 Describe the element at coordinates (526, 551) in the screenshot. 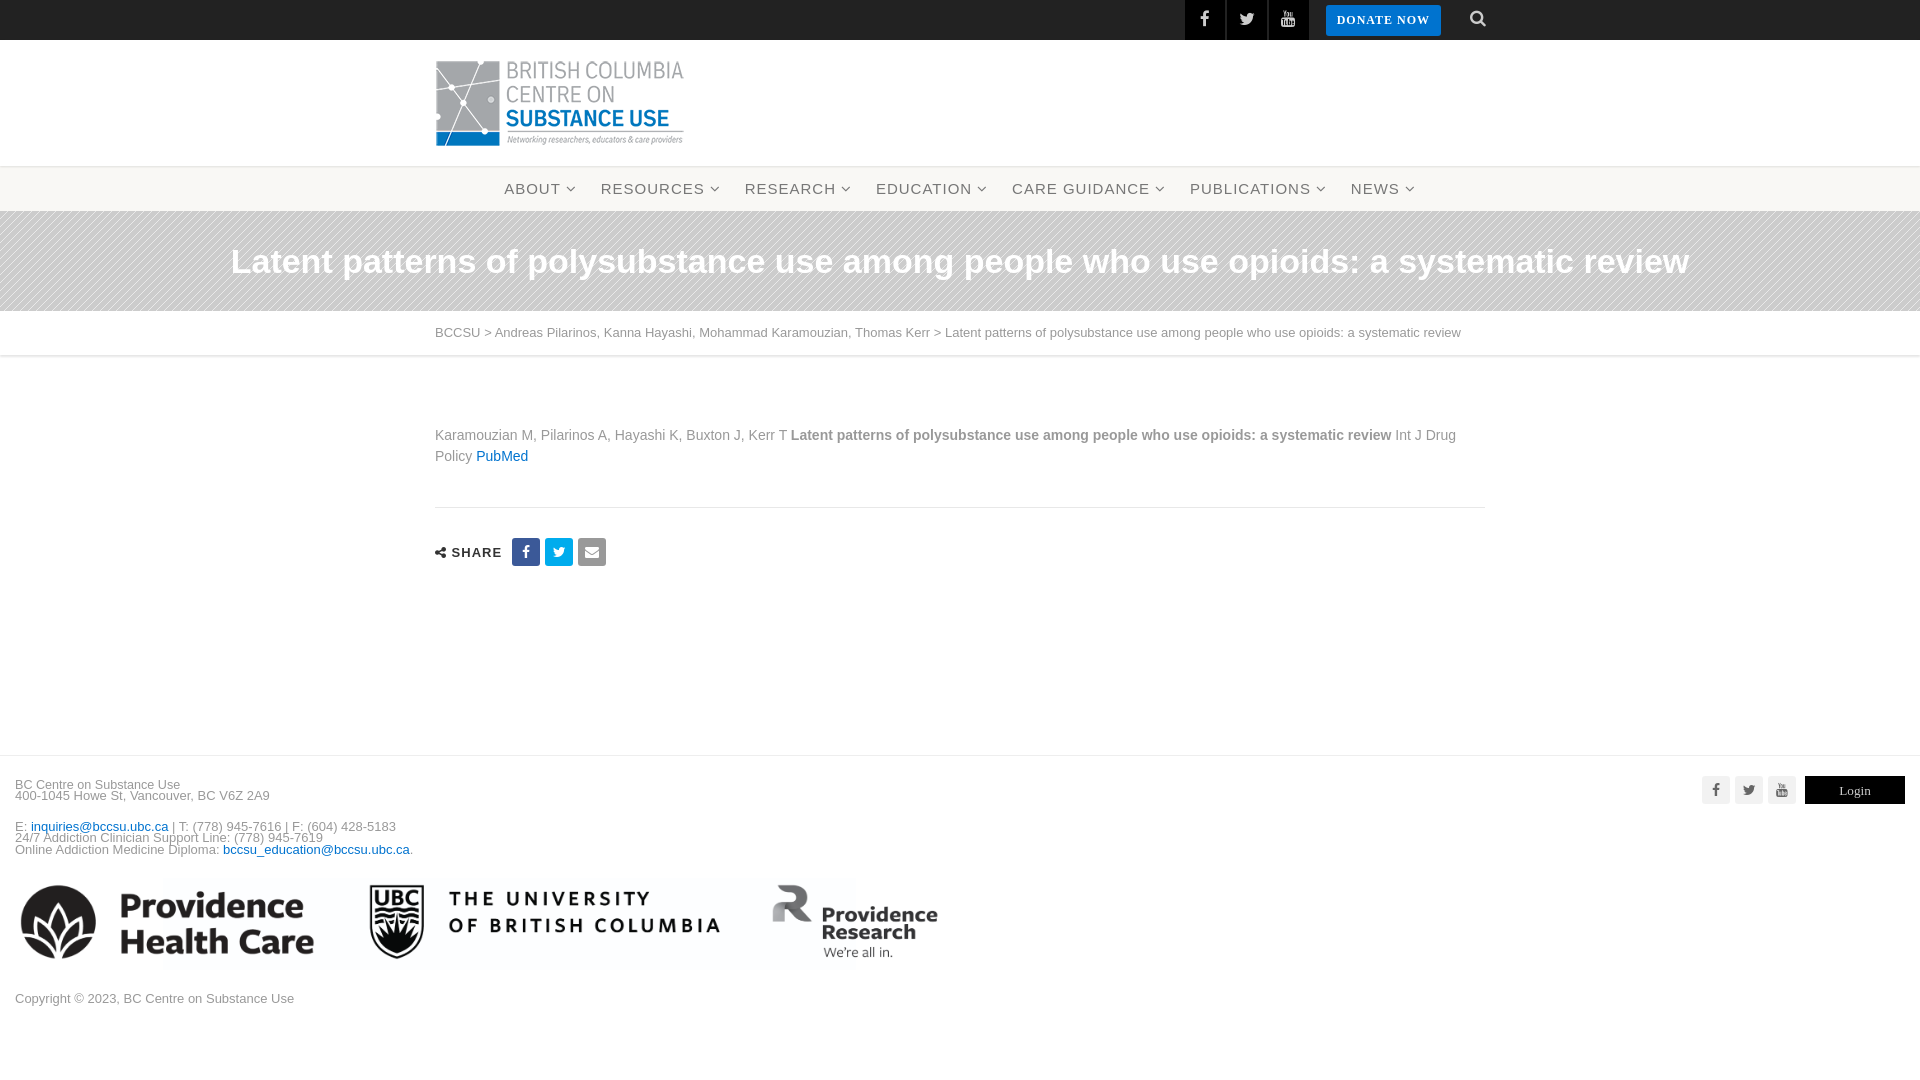

I see `'Share on Facebook'` at that location.